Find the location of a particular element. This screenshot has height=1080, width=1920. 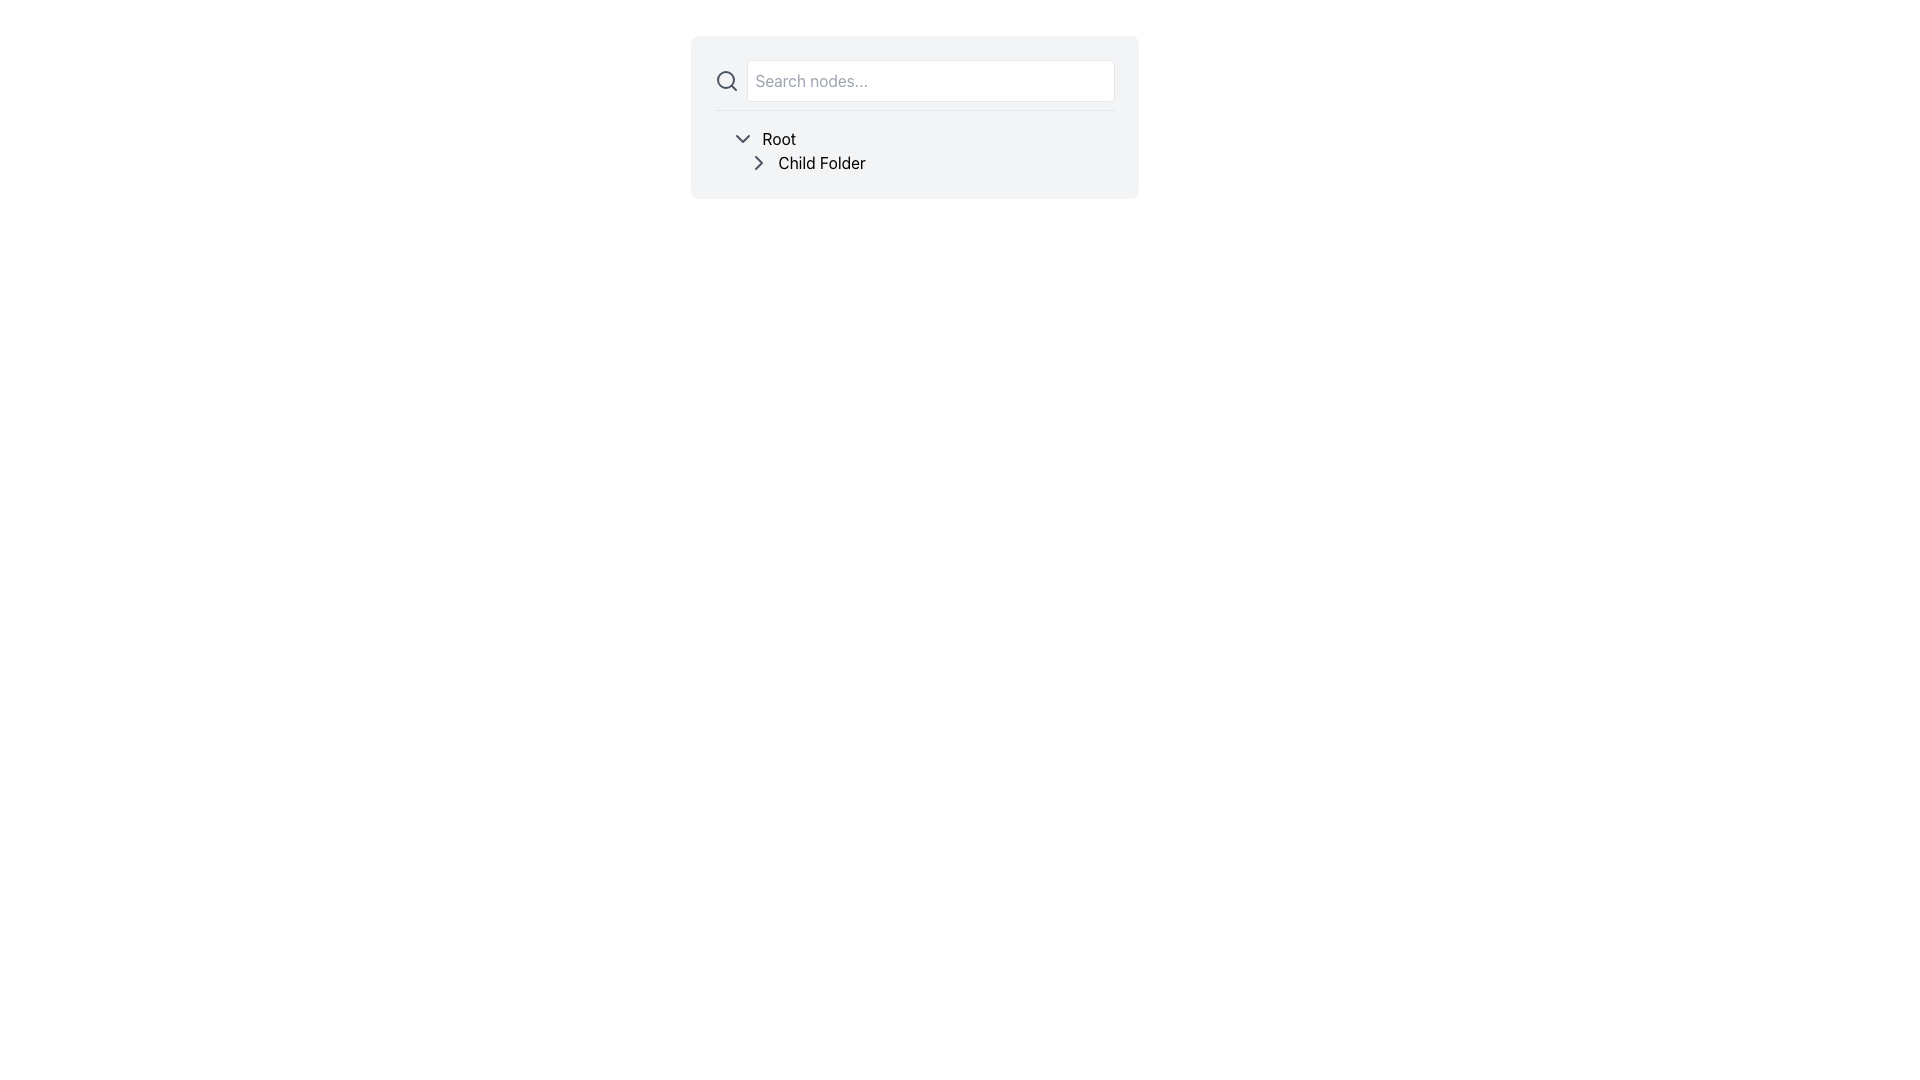

the Circle graphic element that serves as part of the magnifying glass icon in the search bar is located at coordinates (724, 79).